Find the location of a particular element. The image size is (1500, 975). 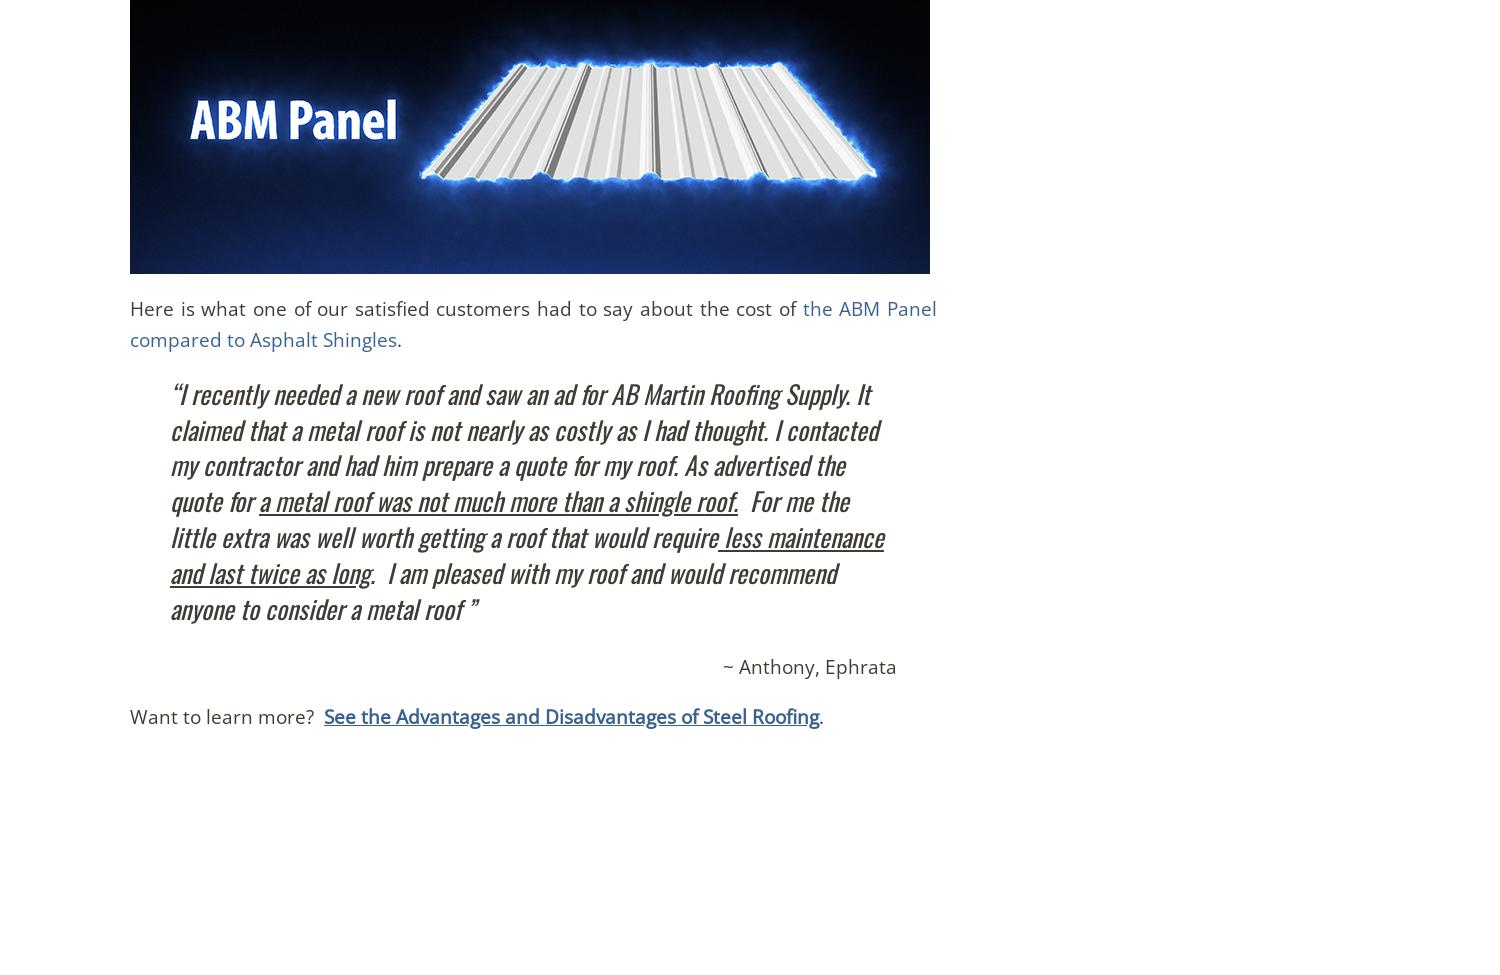

'less maintenance and last twice as long' is located at coordinates (169, 552).